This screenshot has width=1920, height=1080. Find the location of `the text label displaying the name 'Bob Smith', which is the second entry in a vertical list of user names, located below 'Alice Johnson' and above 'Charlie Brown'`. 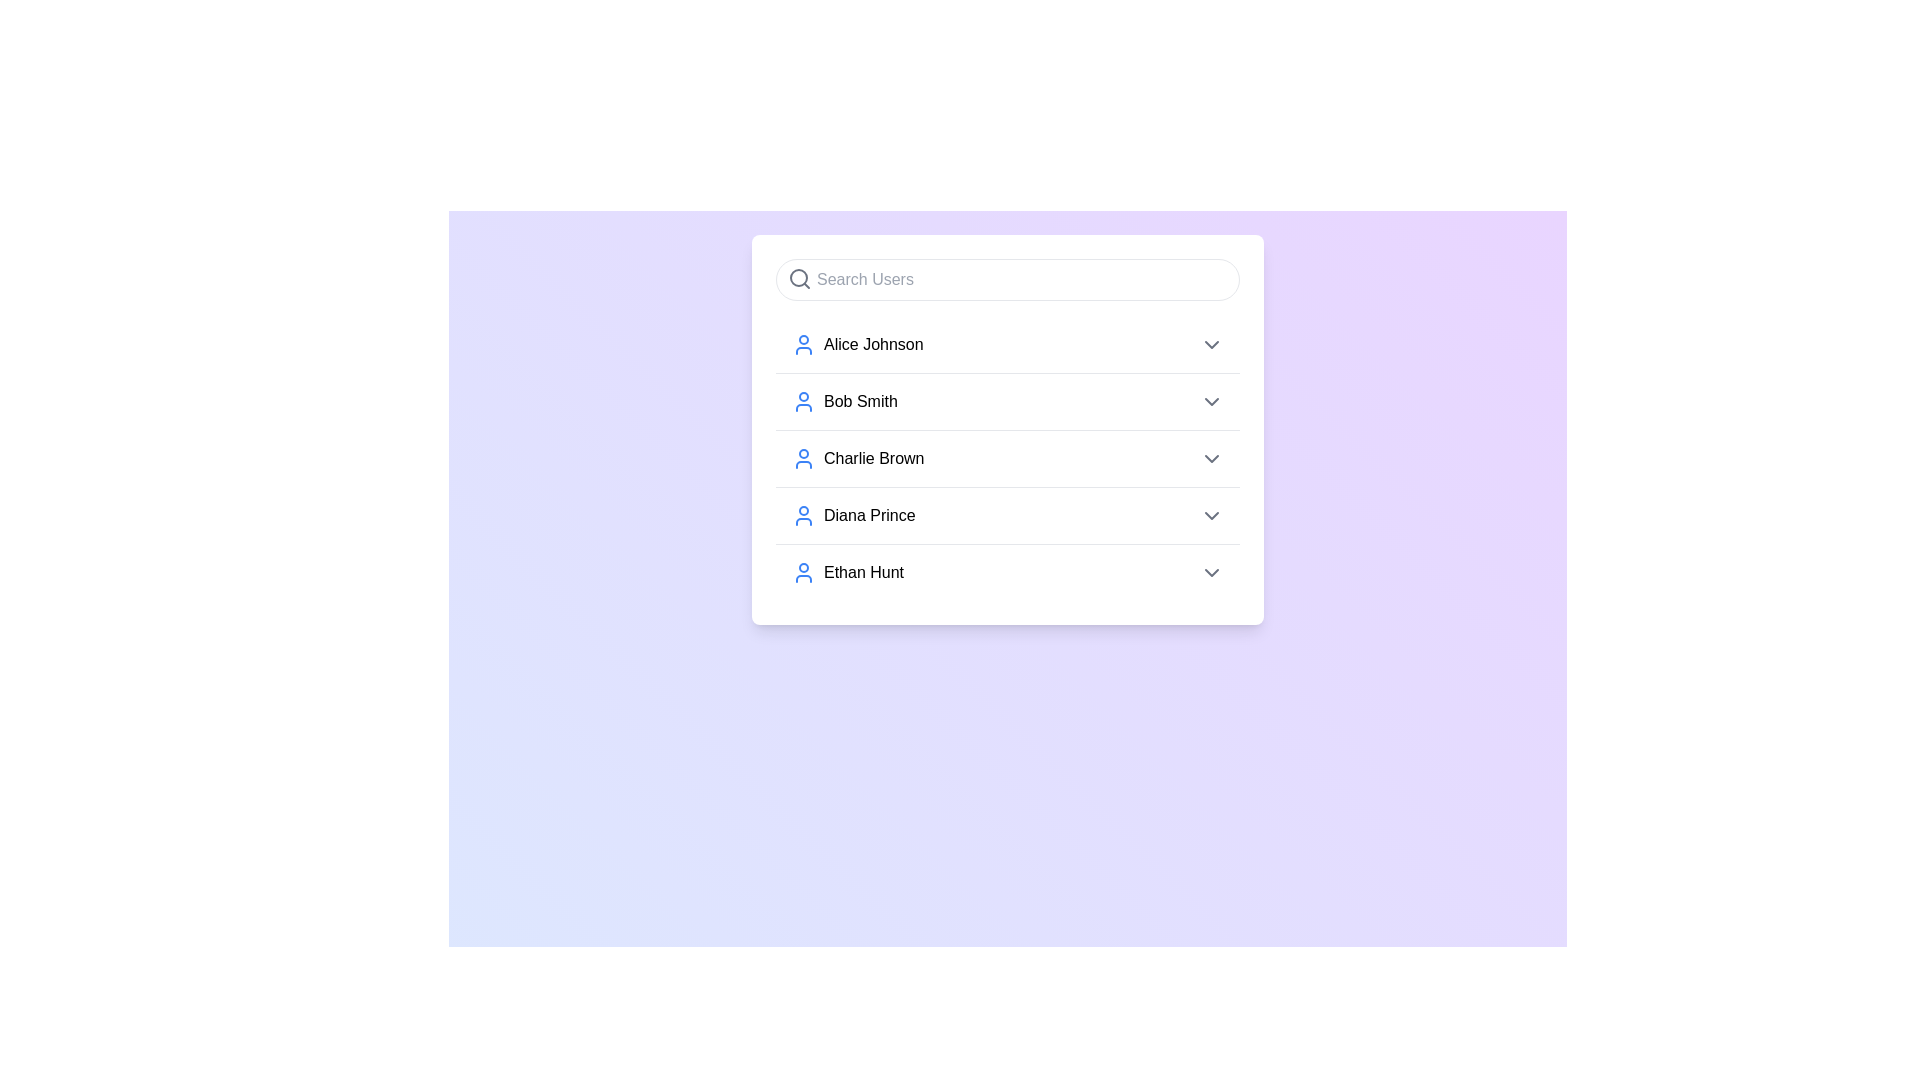

the text label displaying the name 'Bob Smith', which is the second entry in a vertical list of user names, located below 'Alice Johnson' and above 'Charlie Brown' is located at coordinates (860, 401).